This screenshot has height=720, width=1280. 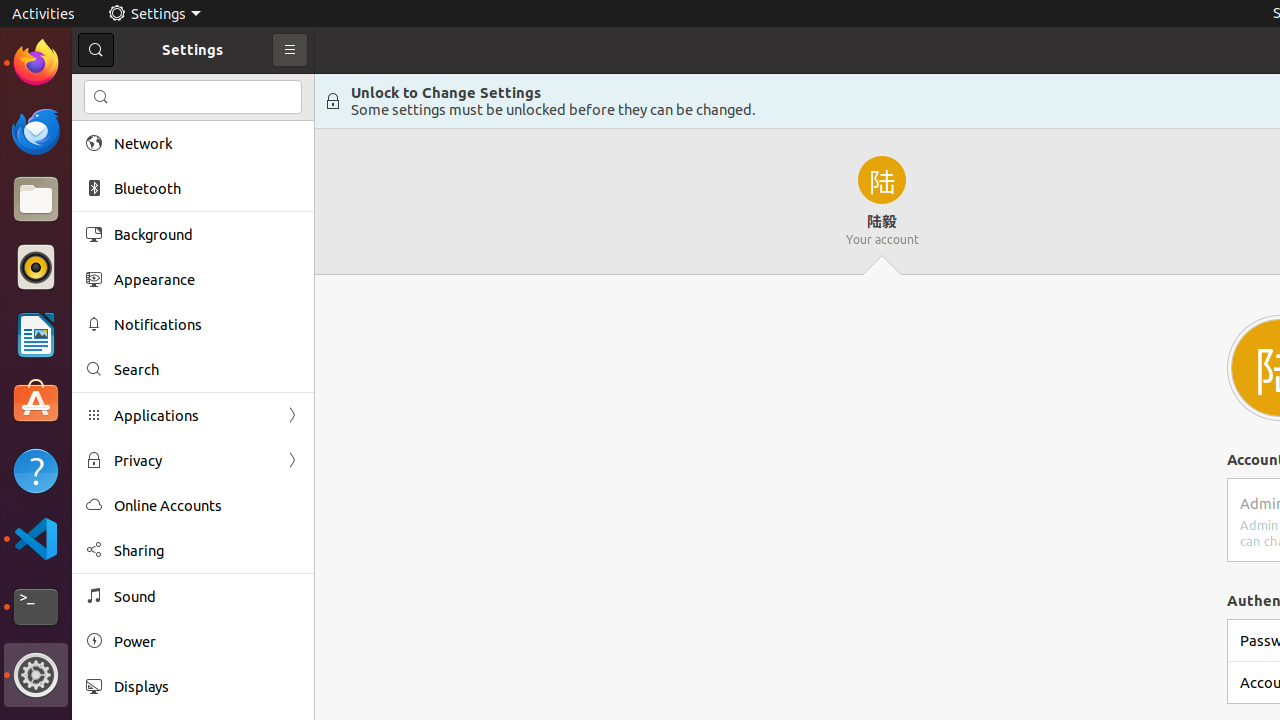 I want to click on 'Privacy', so click(x=193, y=460).